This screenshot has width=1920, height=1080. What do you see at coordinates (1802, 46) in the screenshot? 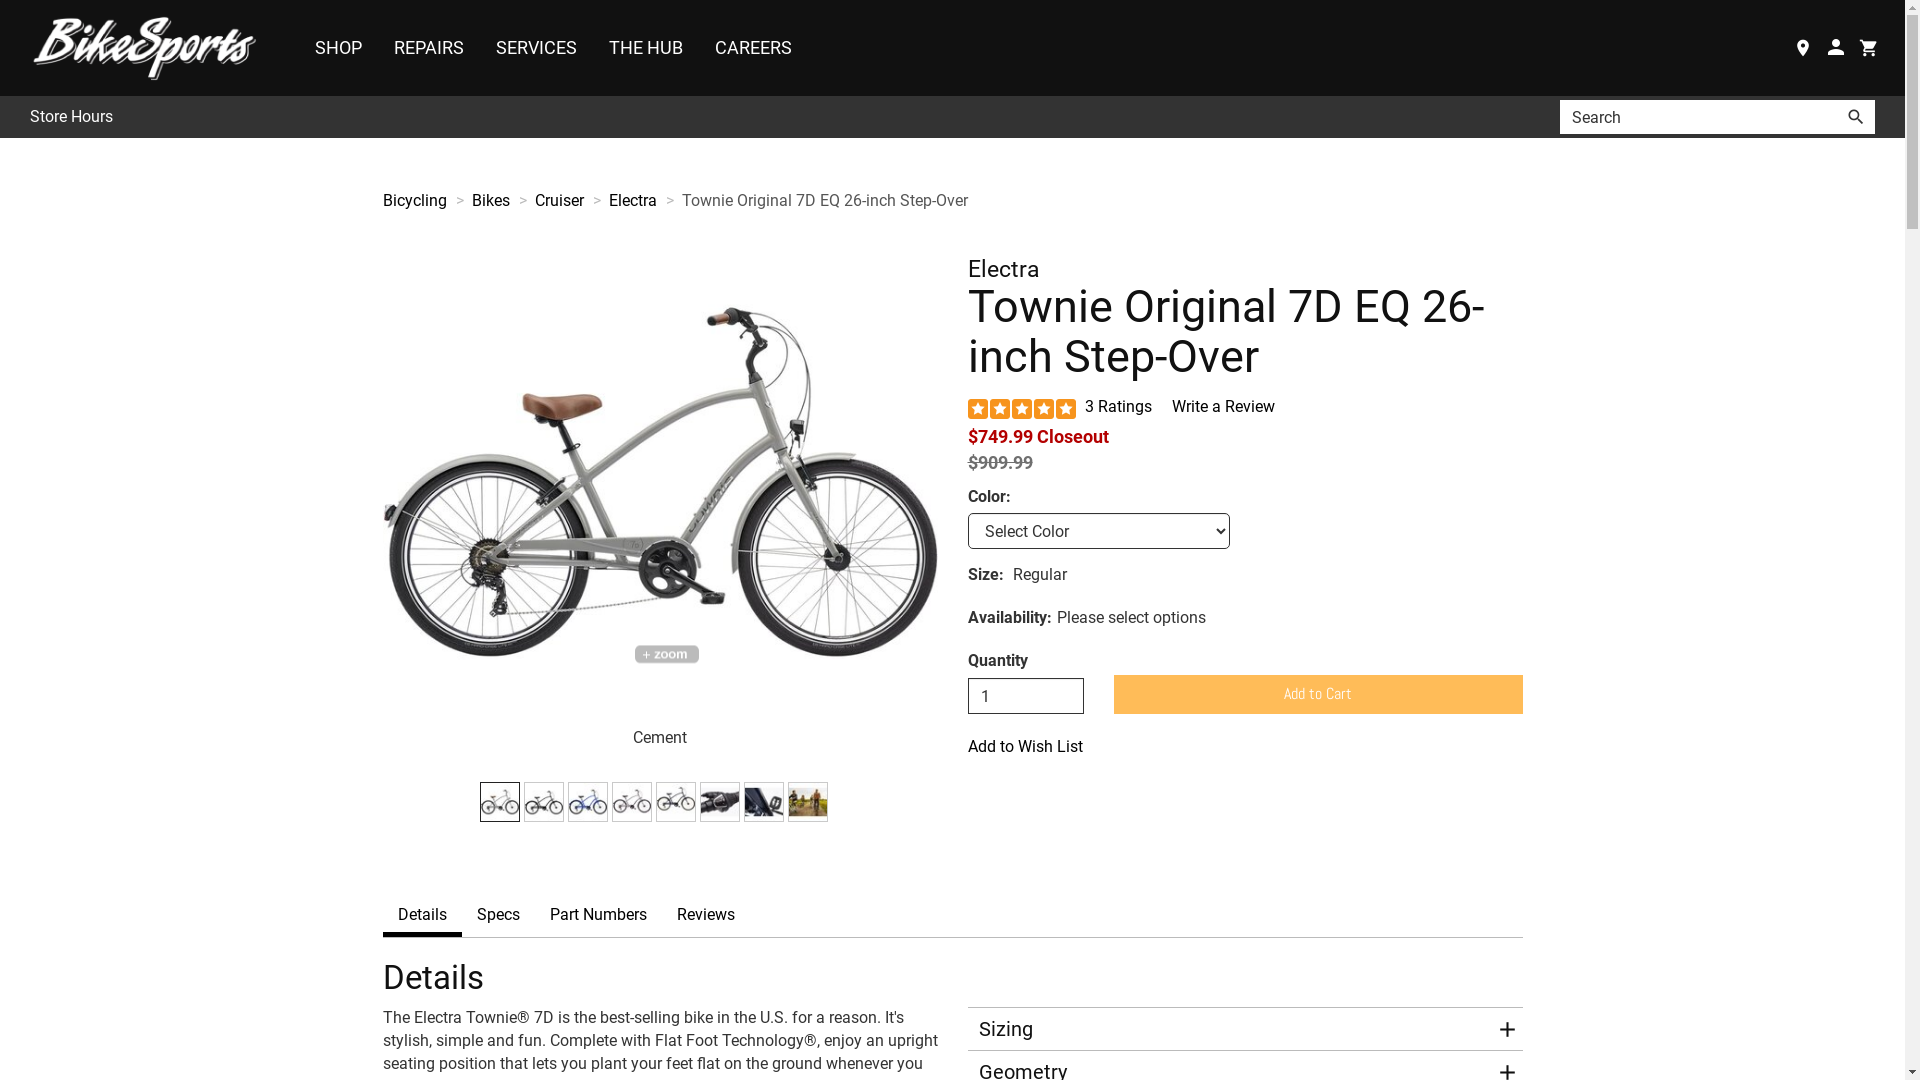
I see `'Stores'` at bounding box center [1802, 46].